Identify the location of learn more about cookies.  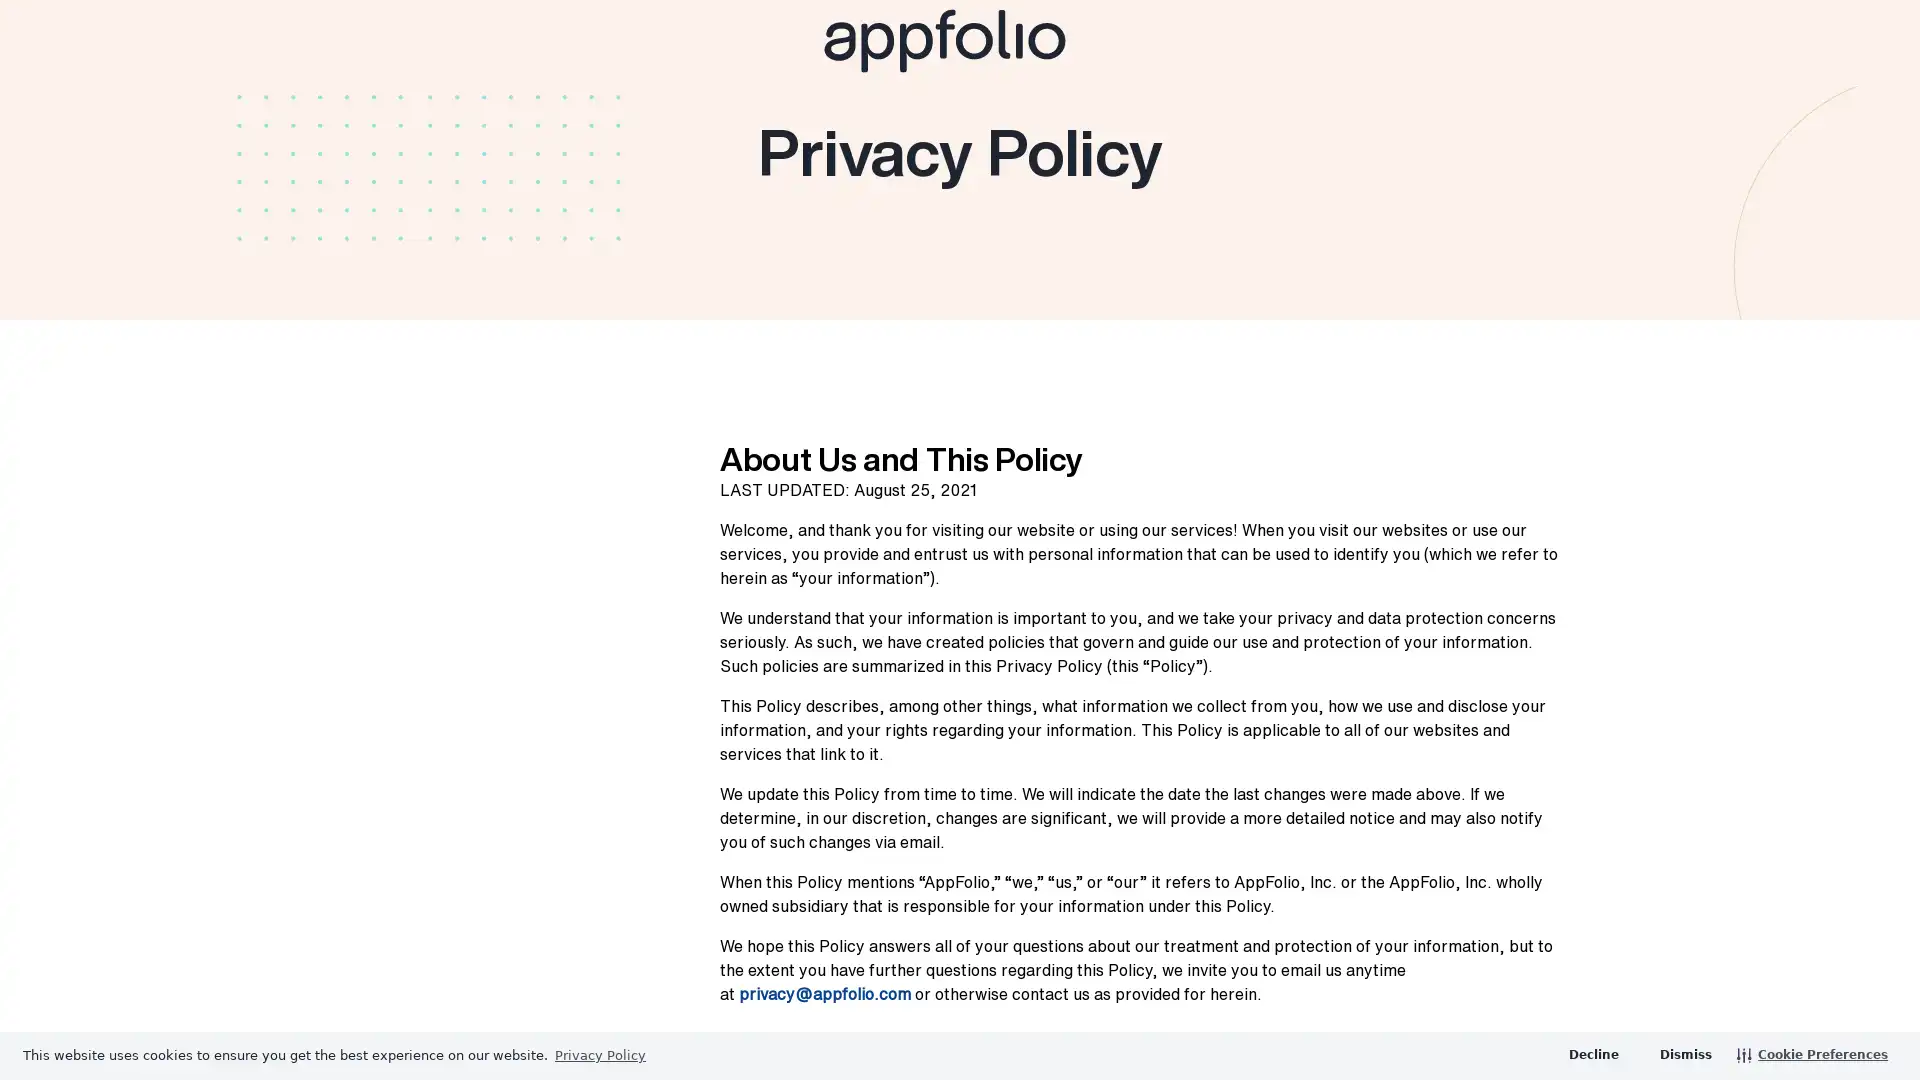
(599, 1054).